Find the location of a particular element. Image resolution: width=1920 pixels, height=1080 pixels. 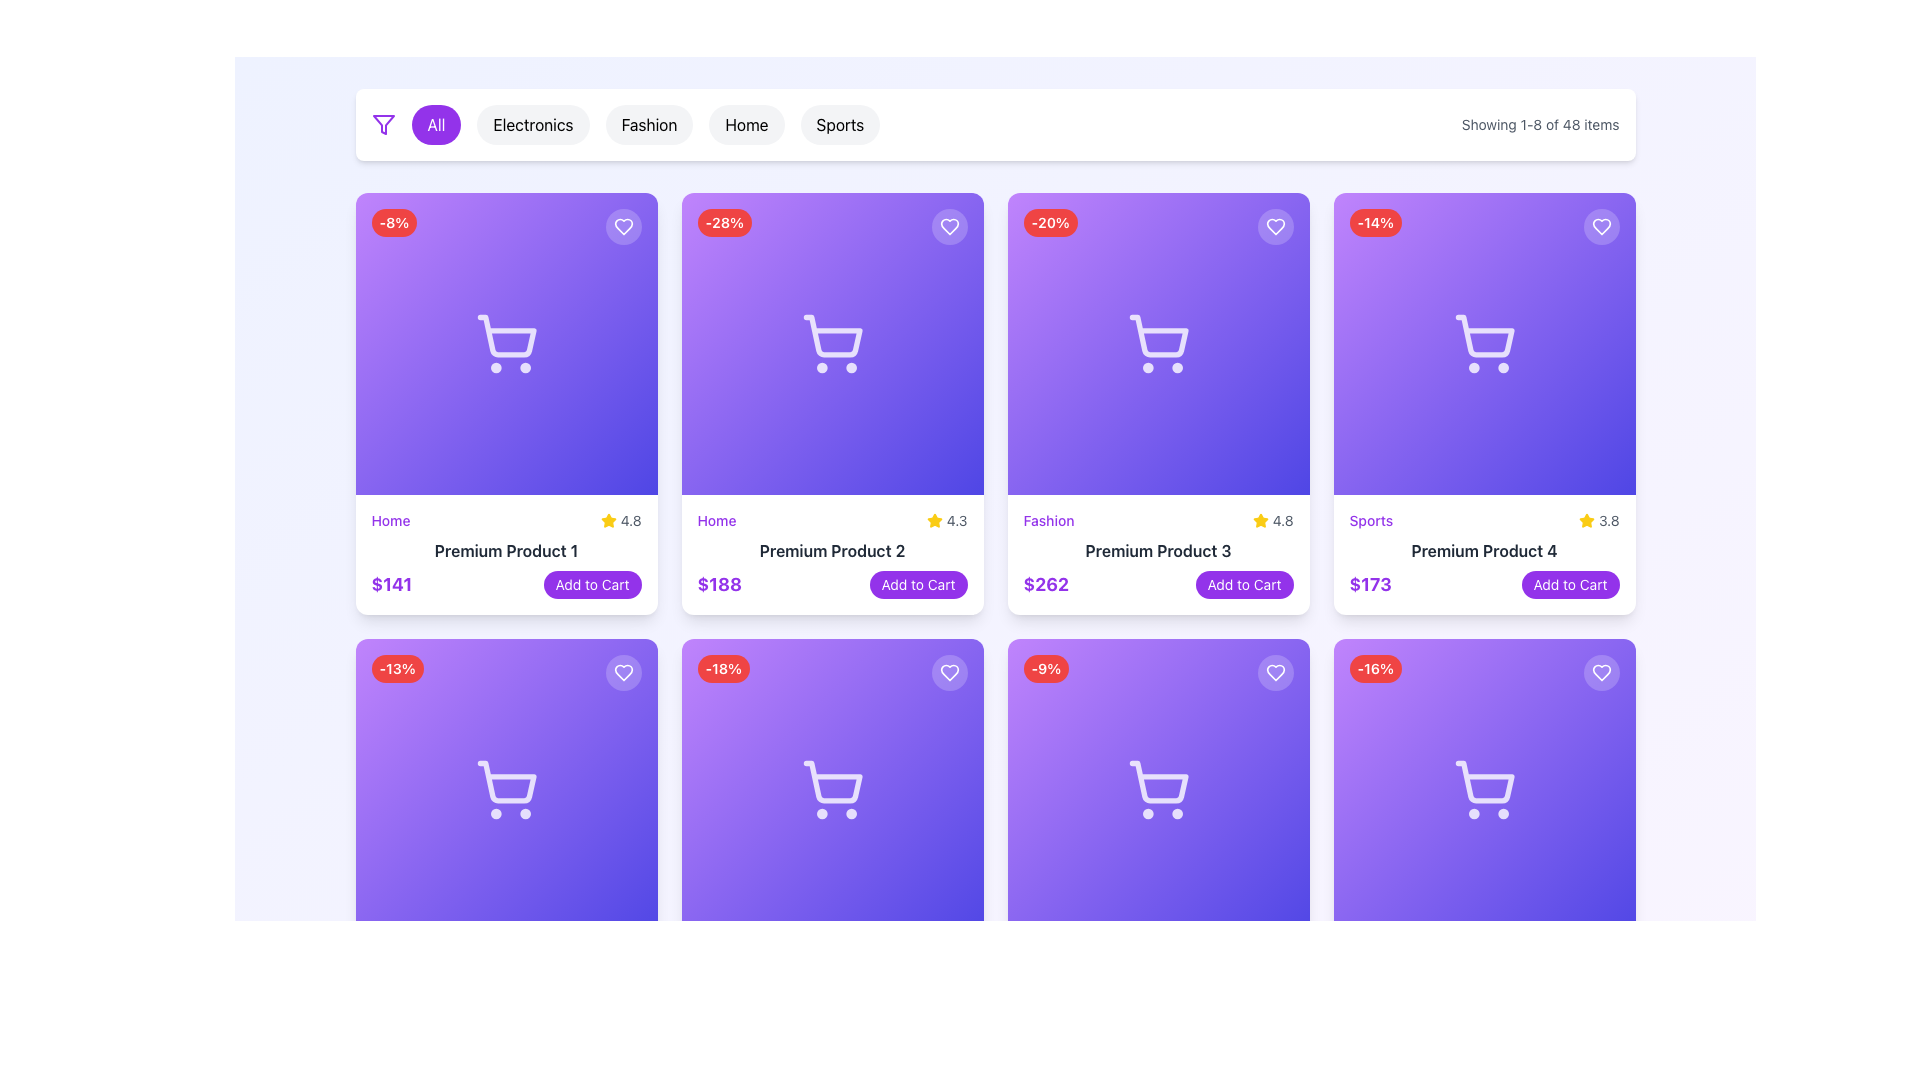

the 'Fashion' button, which is a rectangular button with a light gray background and black text, located in the navigation bar above the product grid is located at coordinates (624, 124).